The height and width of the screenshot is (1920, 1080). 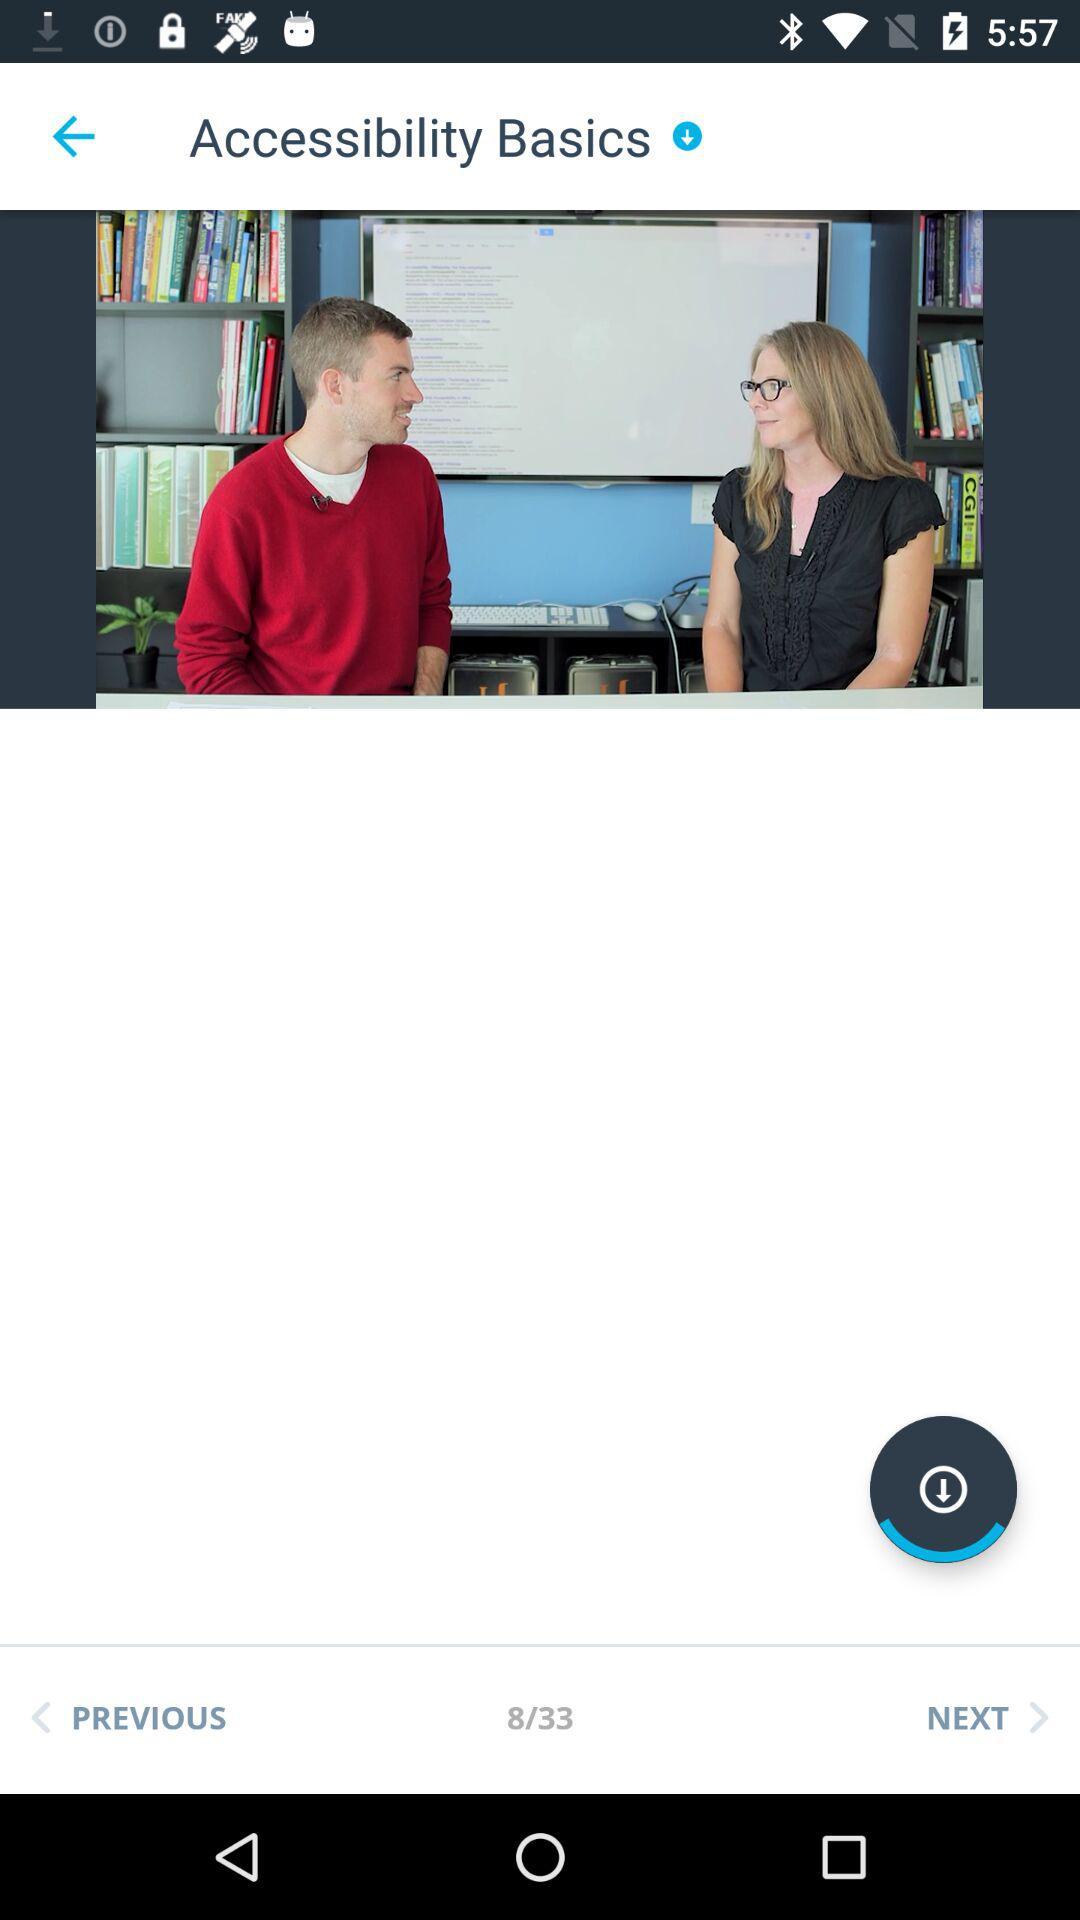 I want to click on go down, so click(x=943, y=1489).